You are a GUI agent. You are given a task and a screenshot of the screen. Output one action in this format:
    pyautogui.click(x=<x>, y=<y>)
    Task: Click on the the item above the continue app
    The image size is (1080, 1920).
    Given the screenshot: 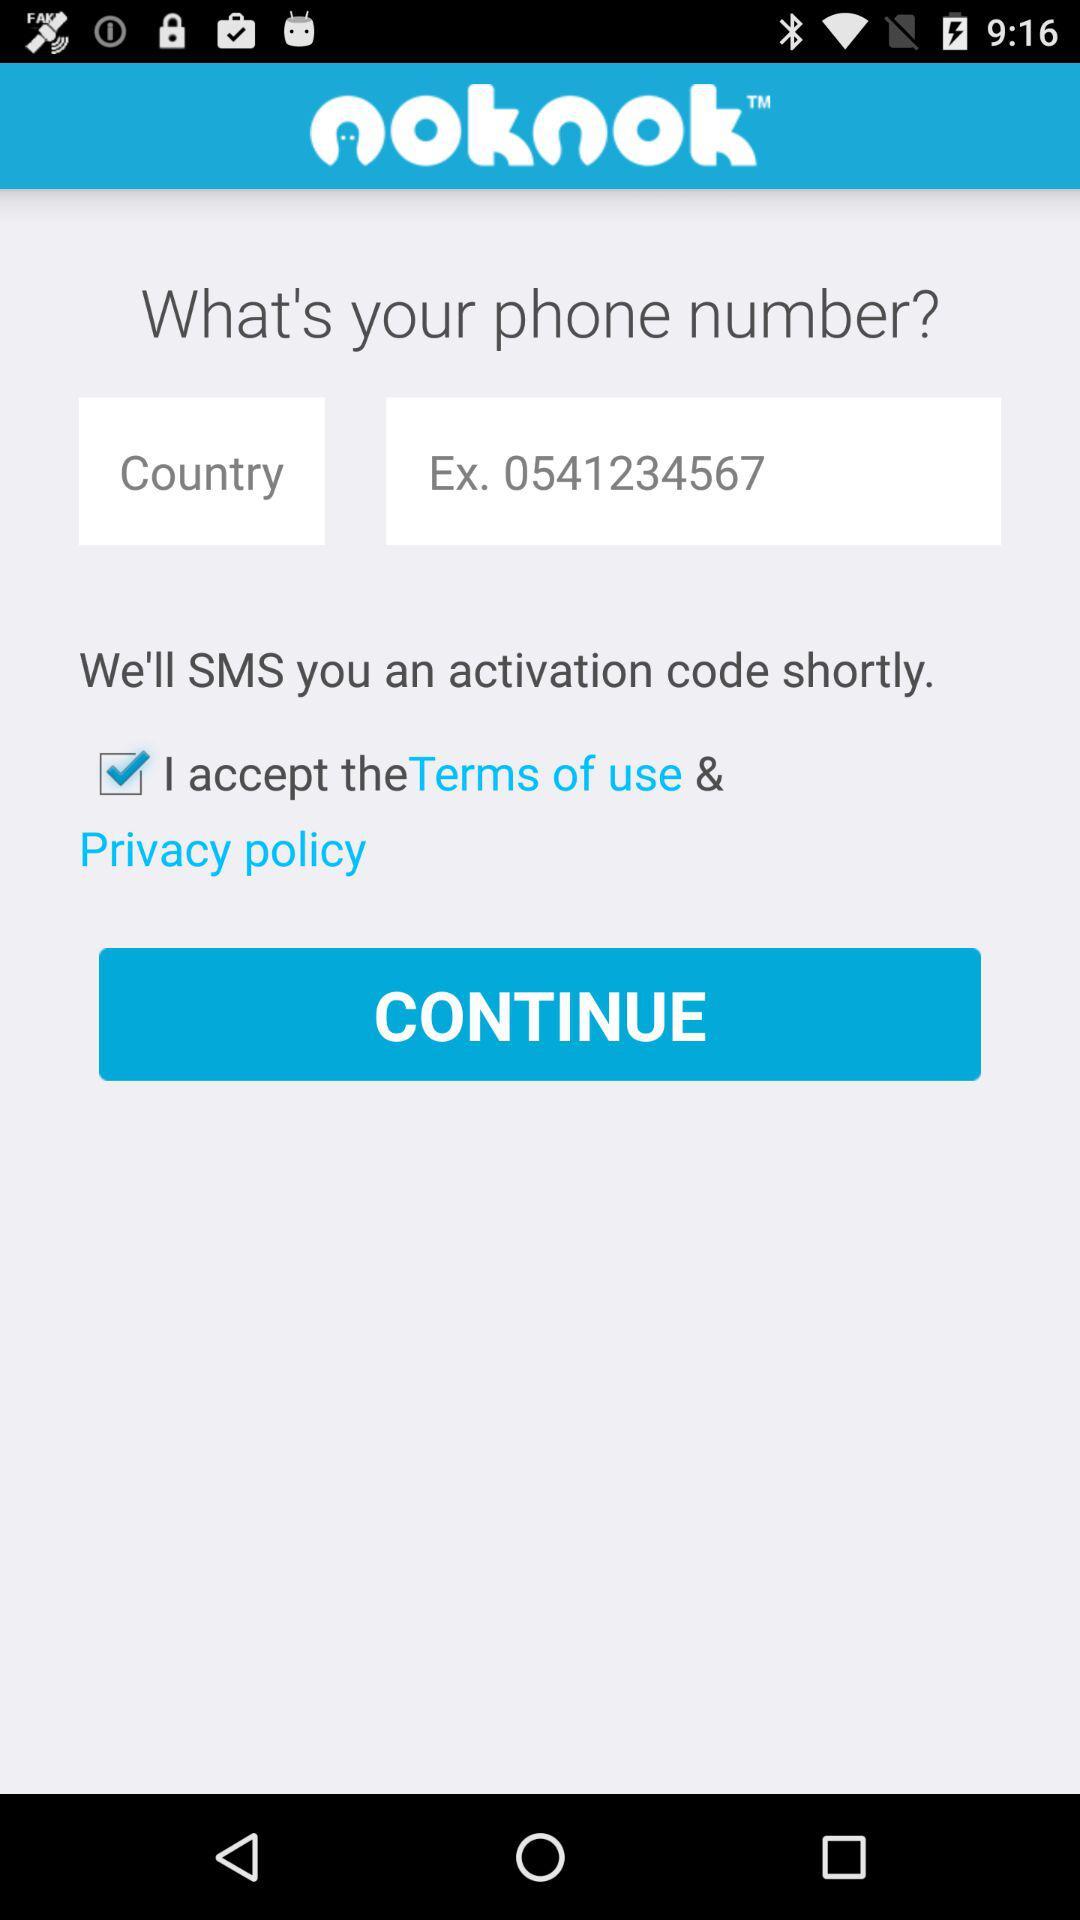 What is the action you would take?
    pyautogui.click(x=222, y=847)
    